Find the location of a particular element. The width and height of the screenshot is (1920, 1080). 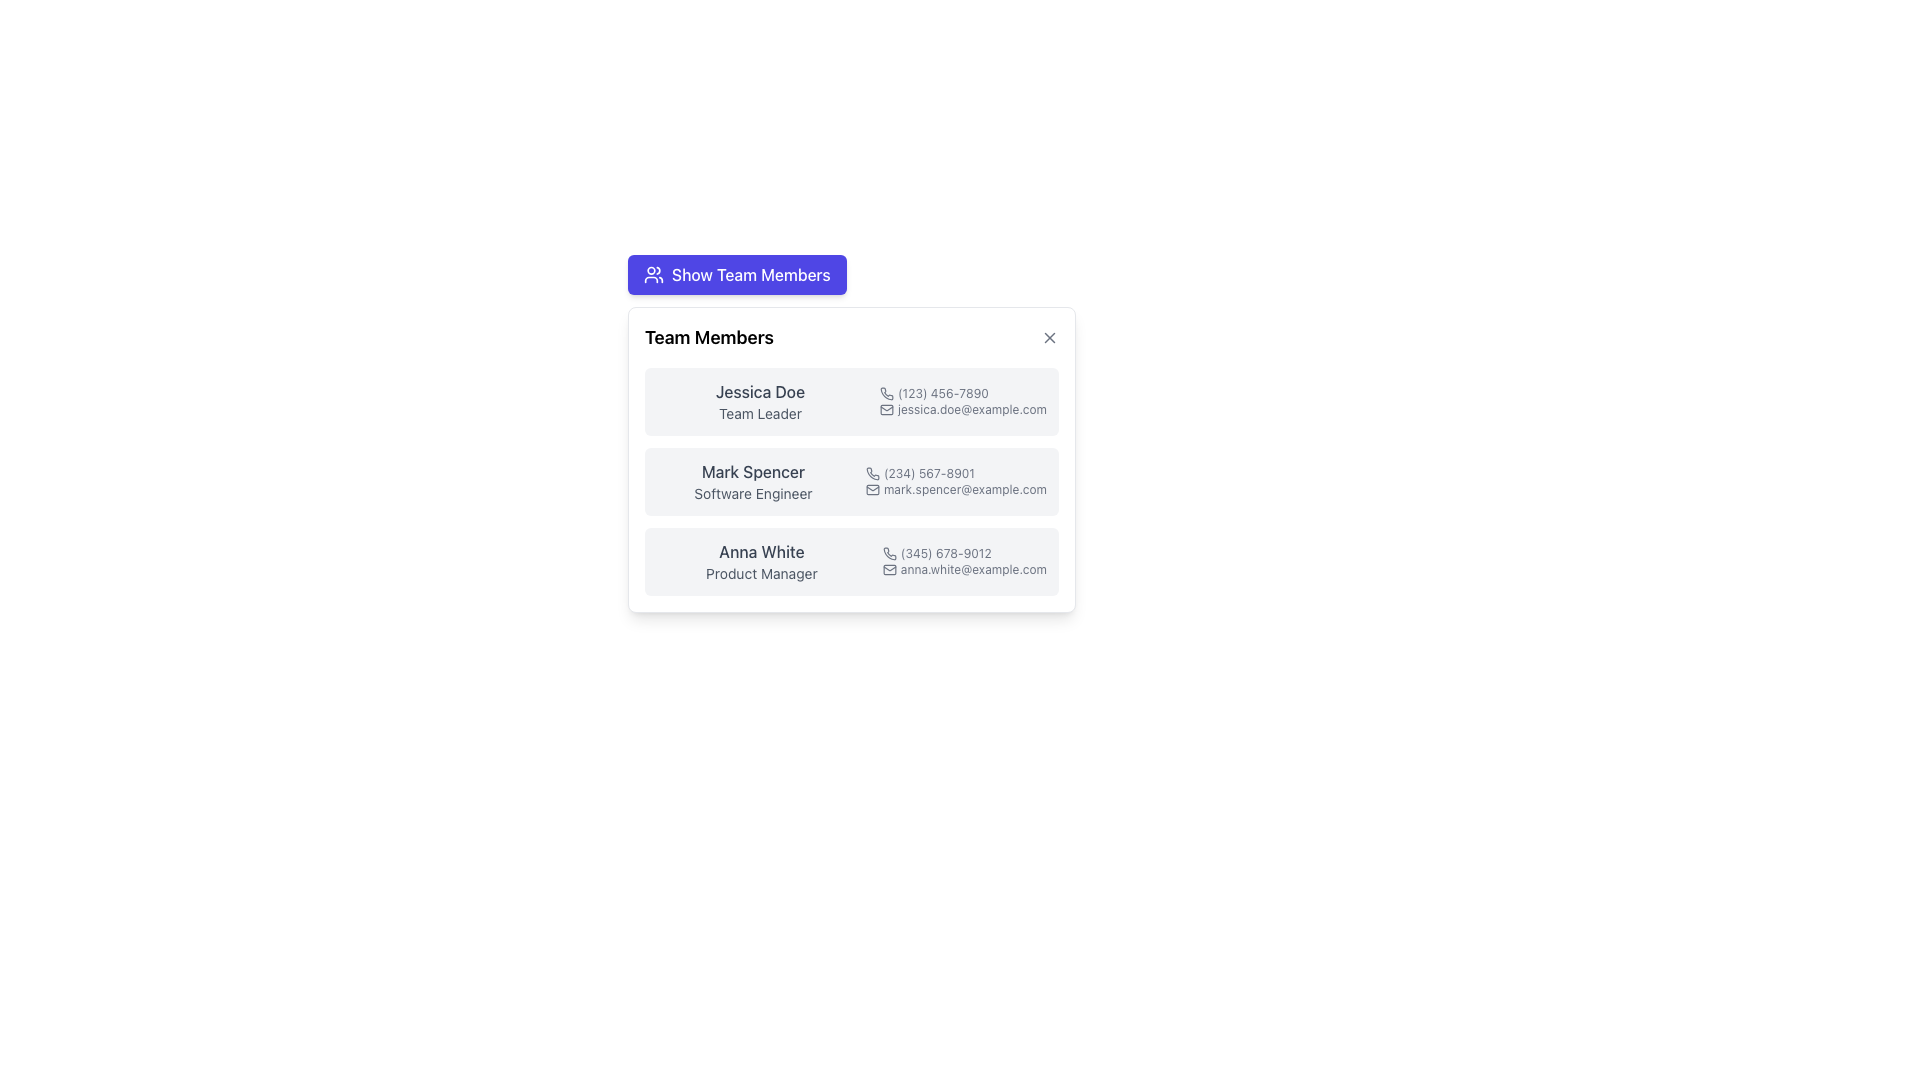

the text display for 'Anna White - Product Manager' in the third slot of the user information card within the 'Team Members' modal dialogue is located at coordinates (760, 562).